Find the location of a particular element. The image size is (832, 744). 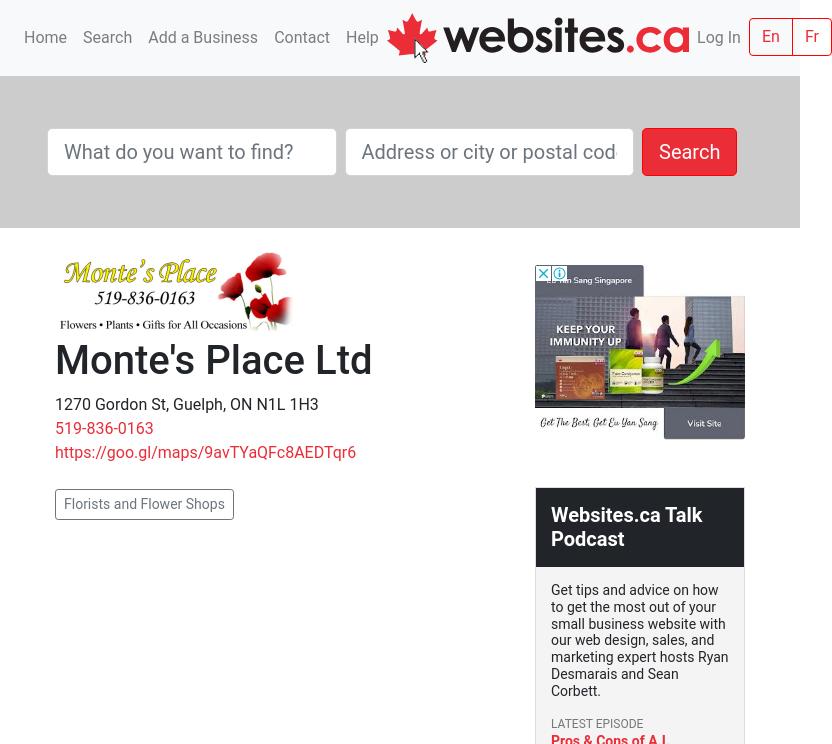

'Monte's Place Ltd' is located at coordinates (213, 359).